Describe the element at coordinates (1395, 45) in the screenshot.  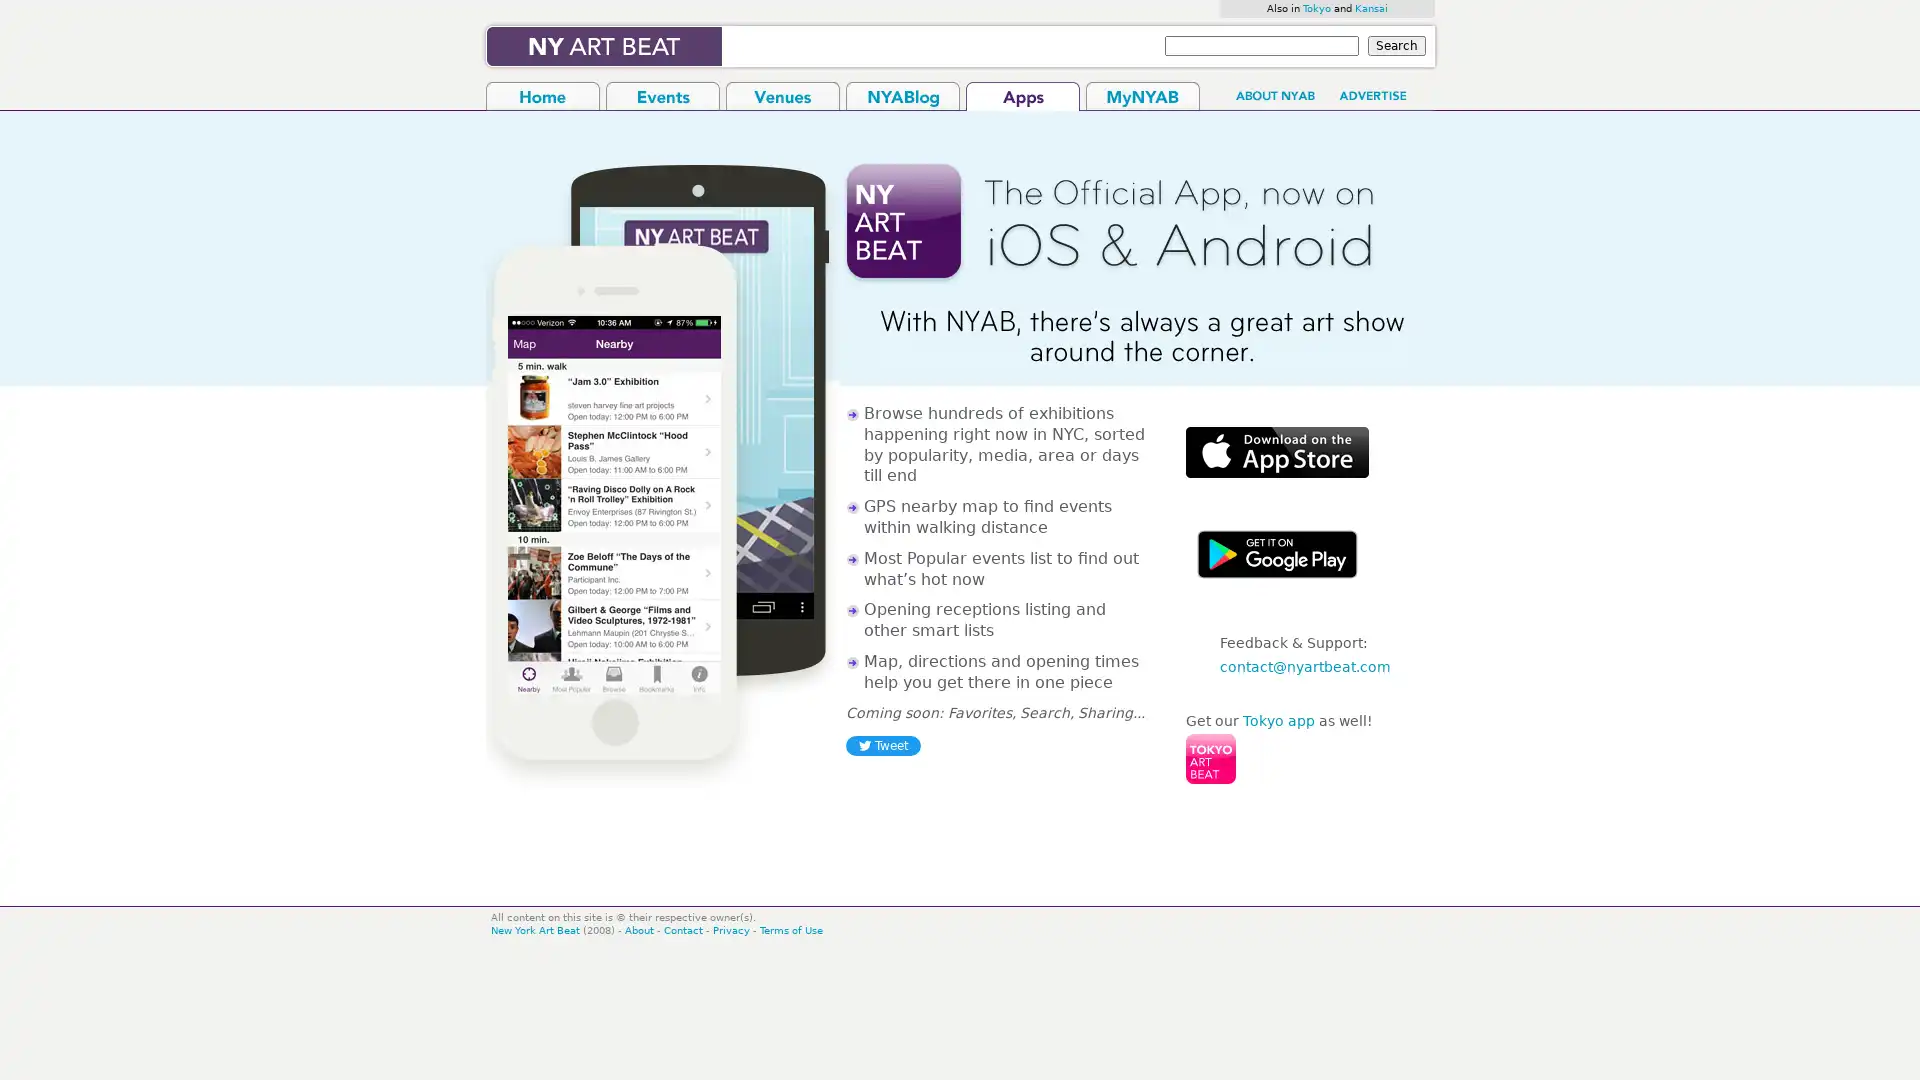
I see `Search` at that location.